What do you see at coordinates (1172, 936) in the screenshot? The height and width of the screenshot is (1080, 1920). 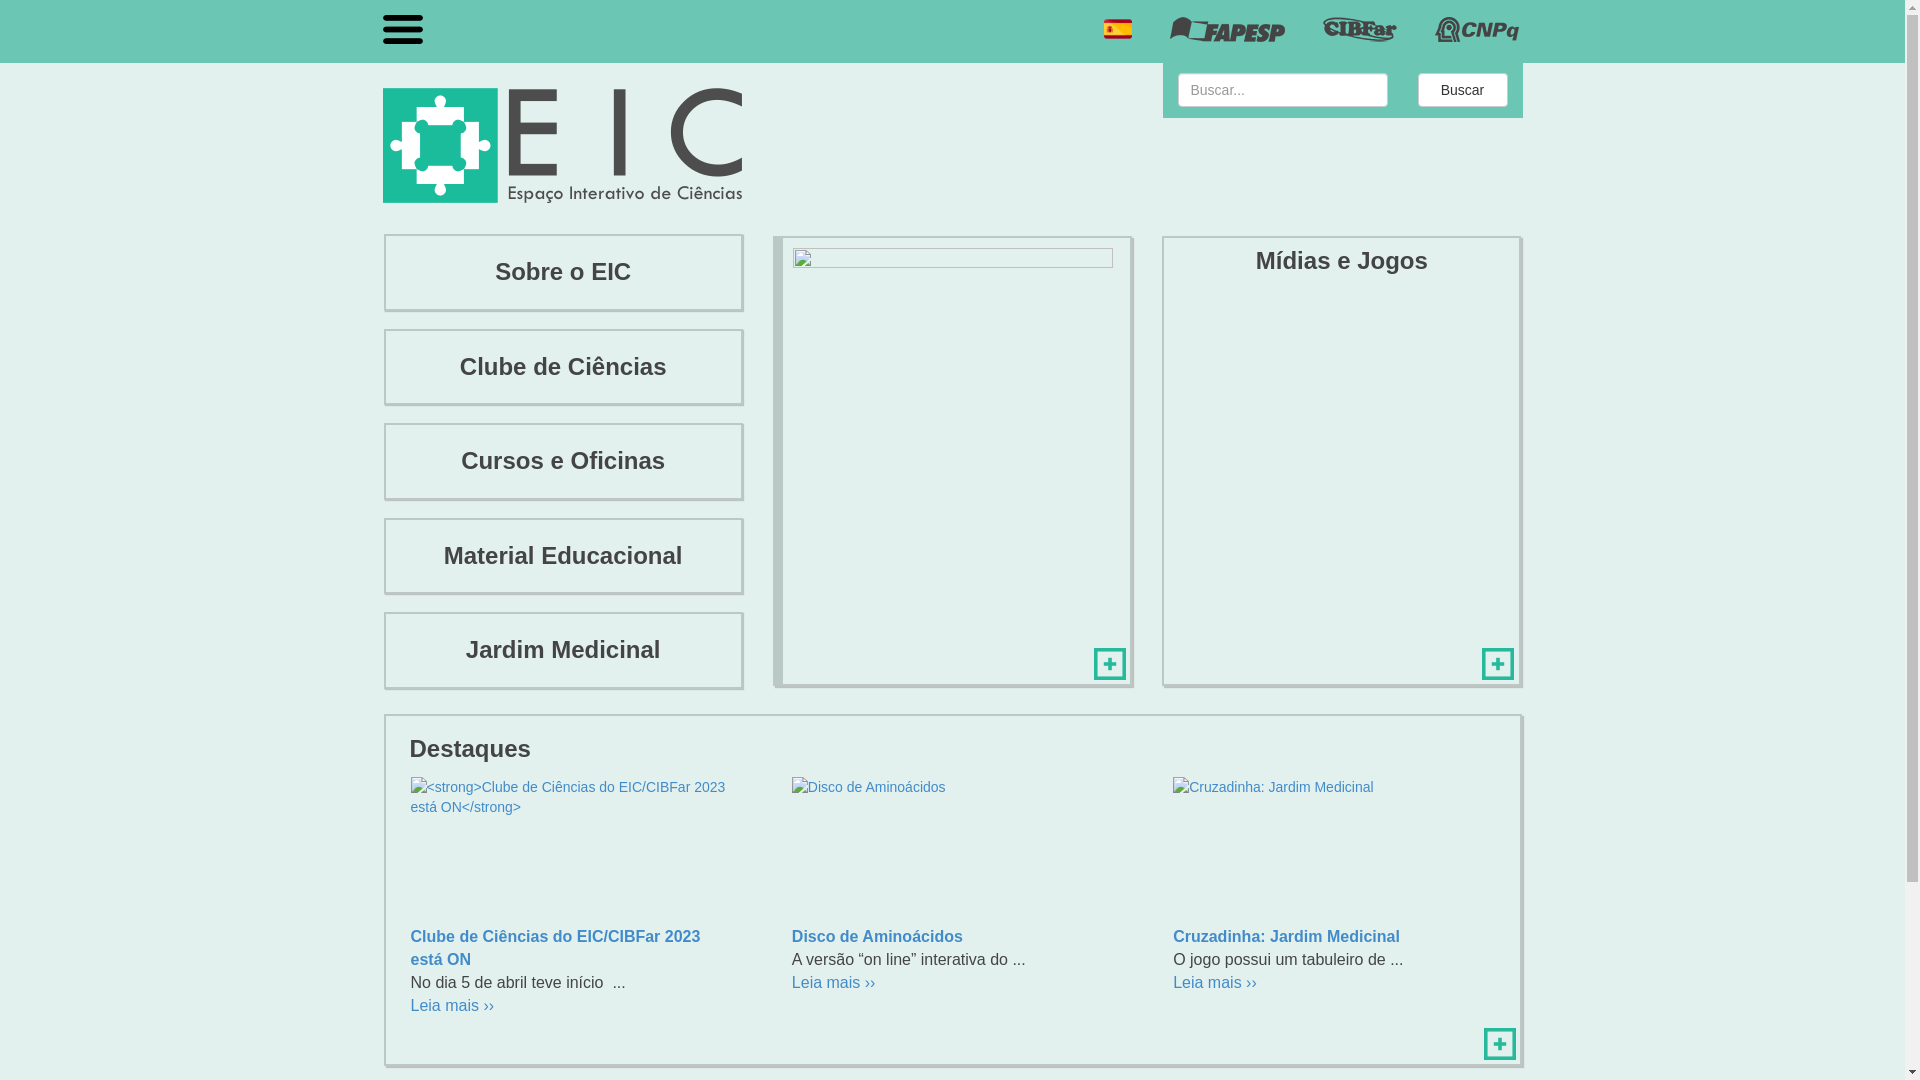 I see `'Cruzadinha: Jardim Medicinal'` at bounding box center [1172, 936].